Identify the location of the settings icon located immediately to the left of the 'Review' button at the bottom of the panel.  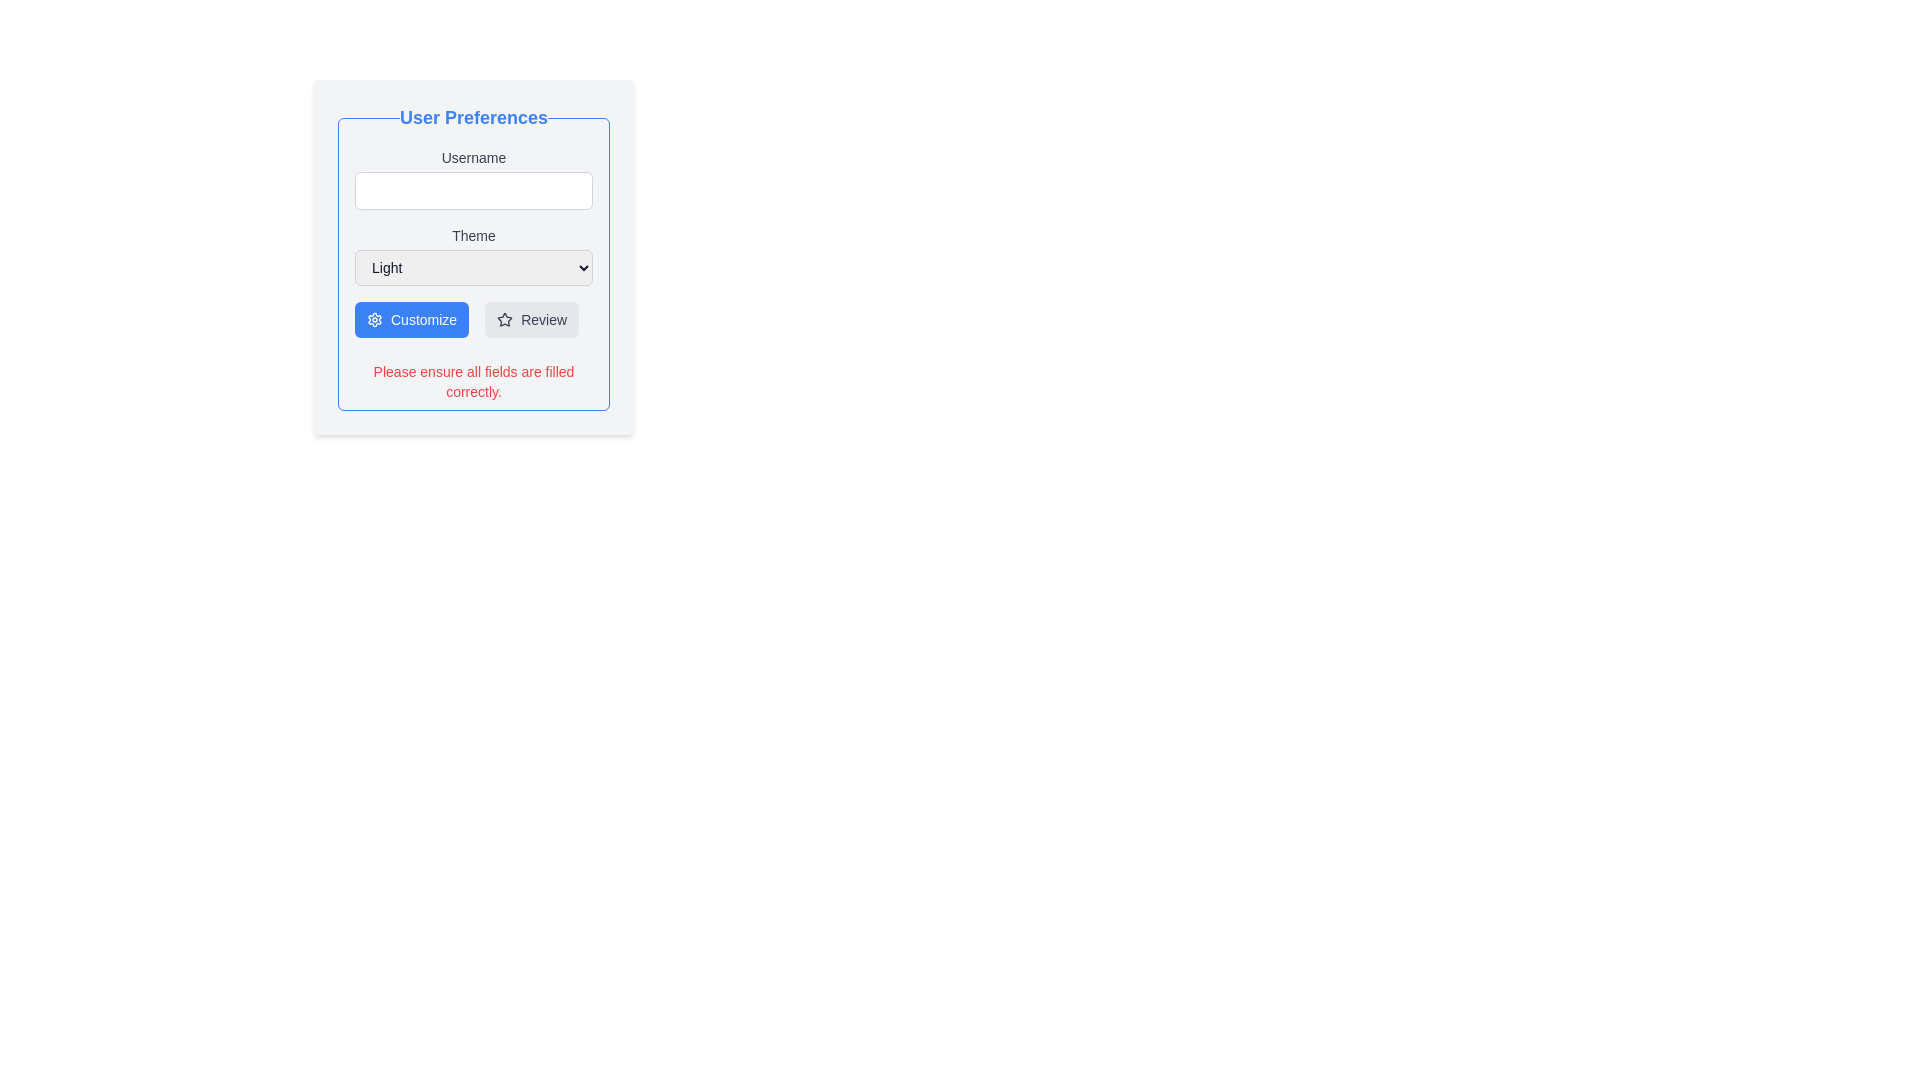
(374, 319).